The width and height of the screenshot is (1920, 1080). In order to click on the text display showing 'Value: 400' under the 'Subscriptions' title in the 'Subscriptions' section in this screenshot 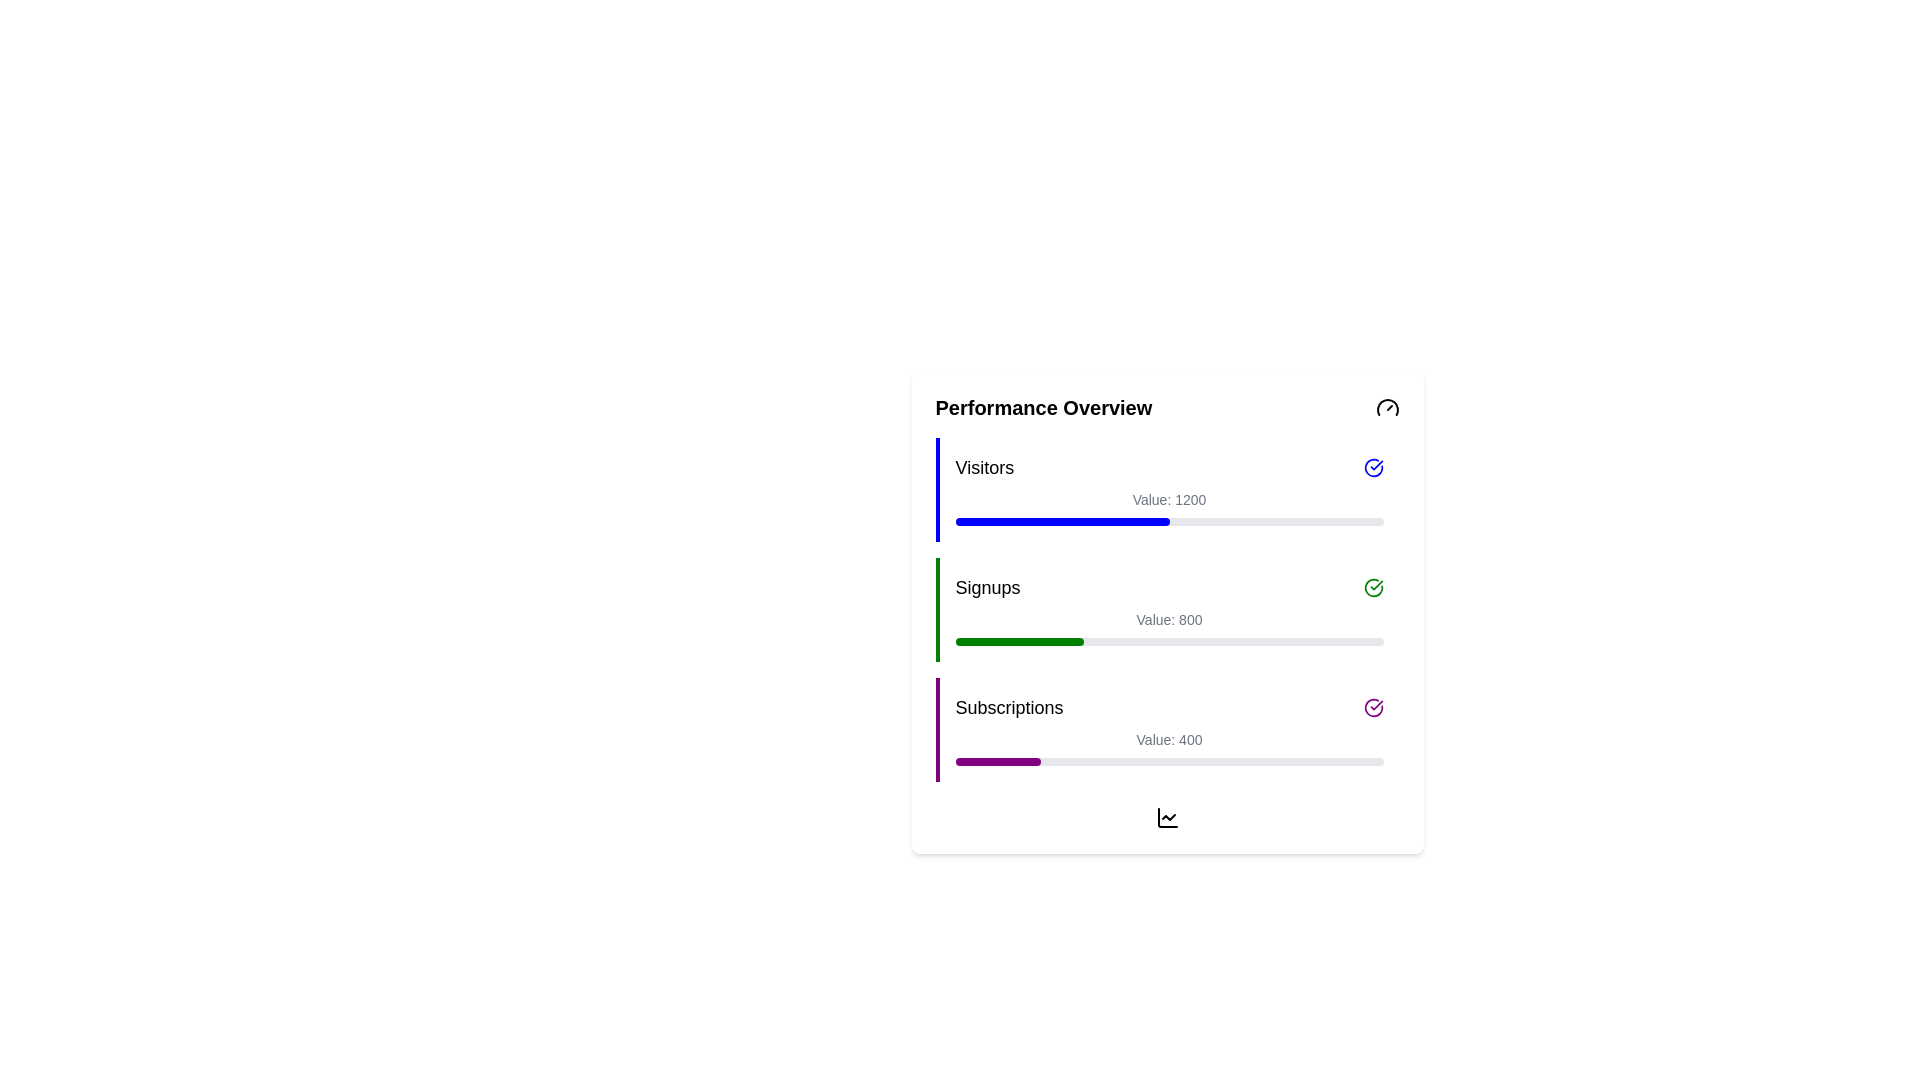, I will do `click(1169, 740)`.